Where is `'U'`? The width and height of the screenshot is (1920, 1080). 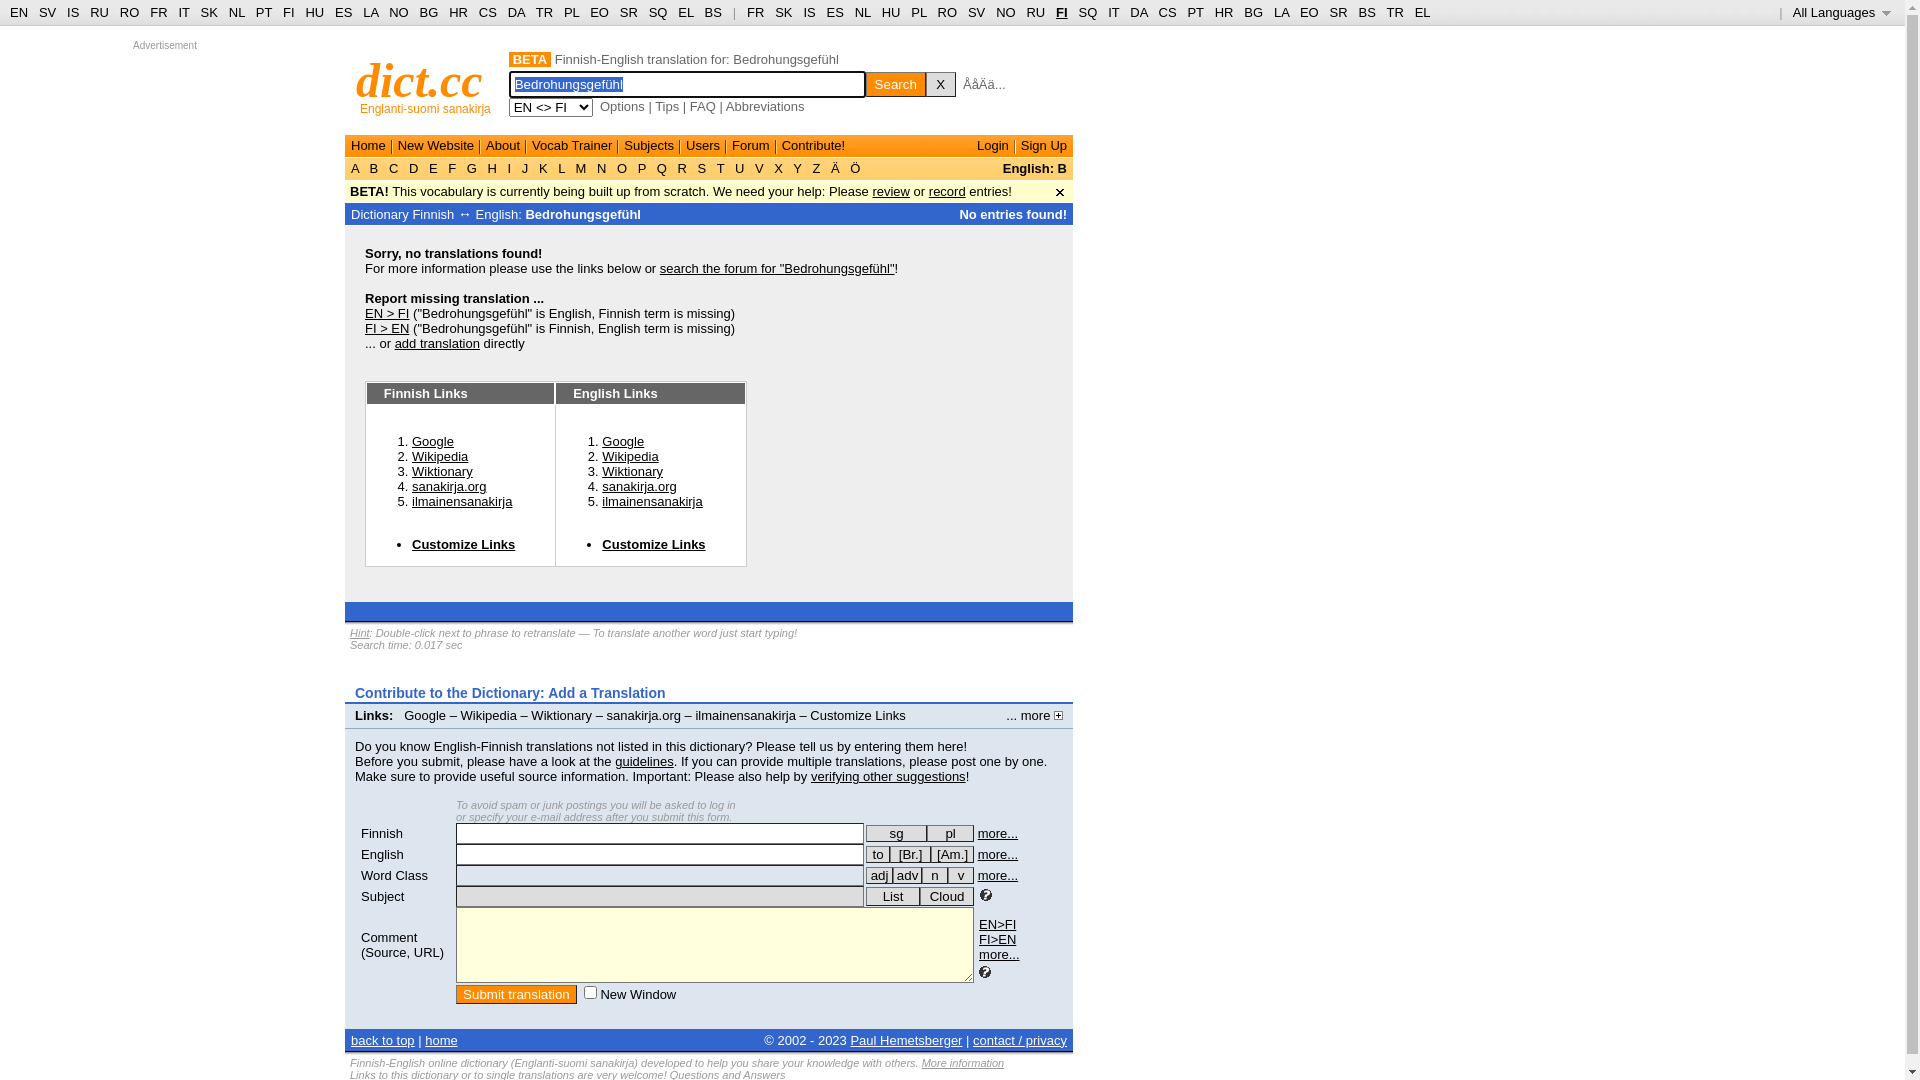
'U' is located at coordinates (738, 167).